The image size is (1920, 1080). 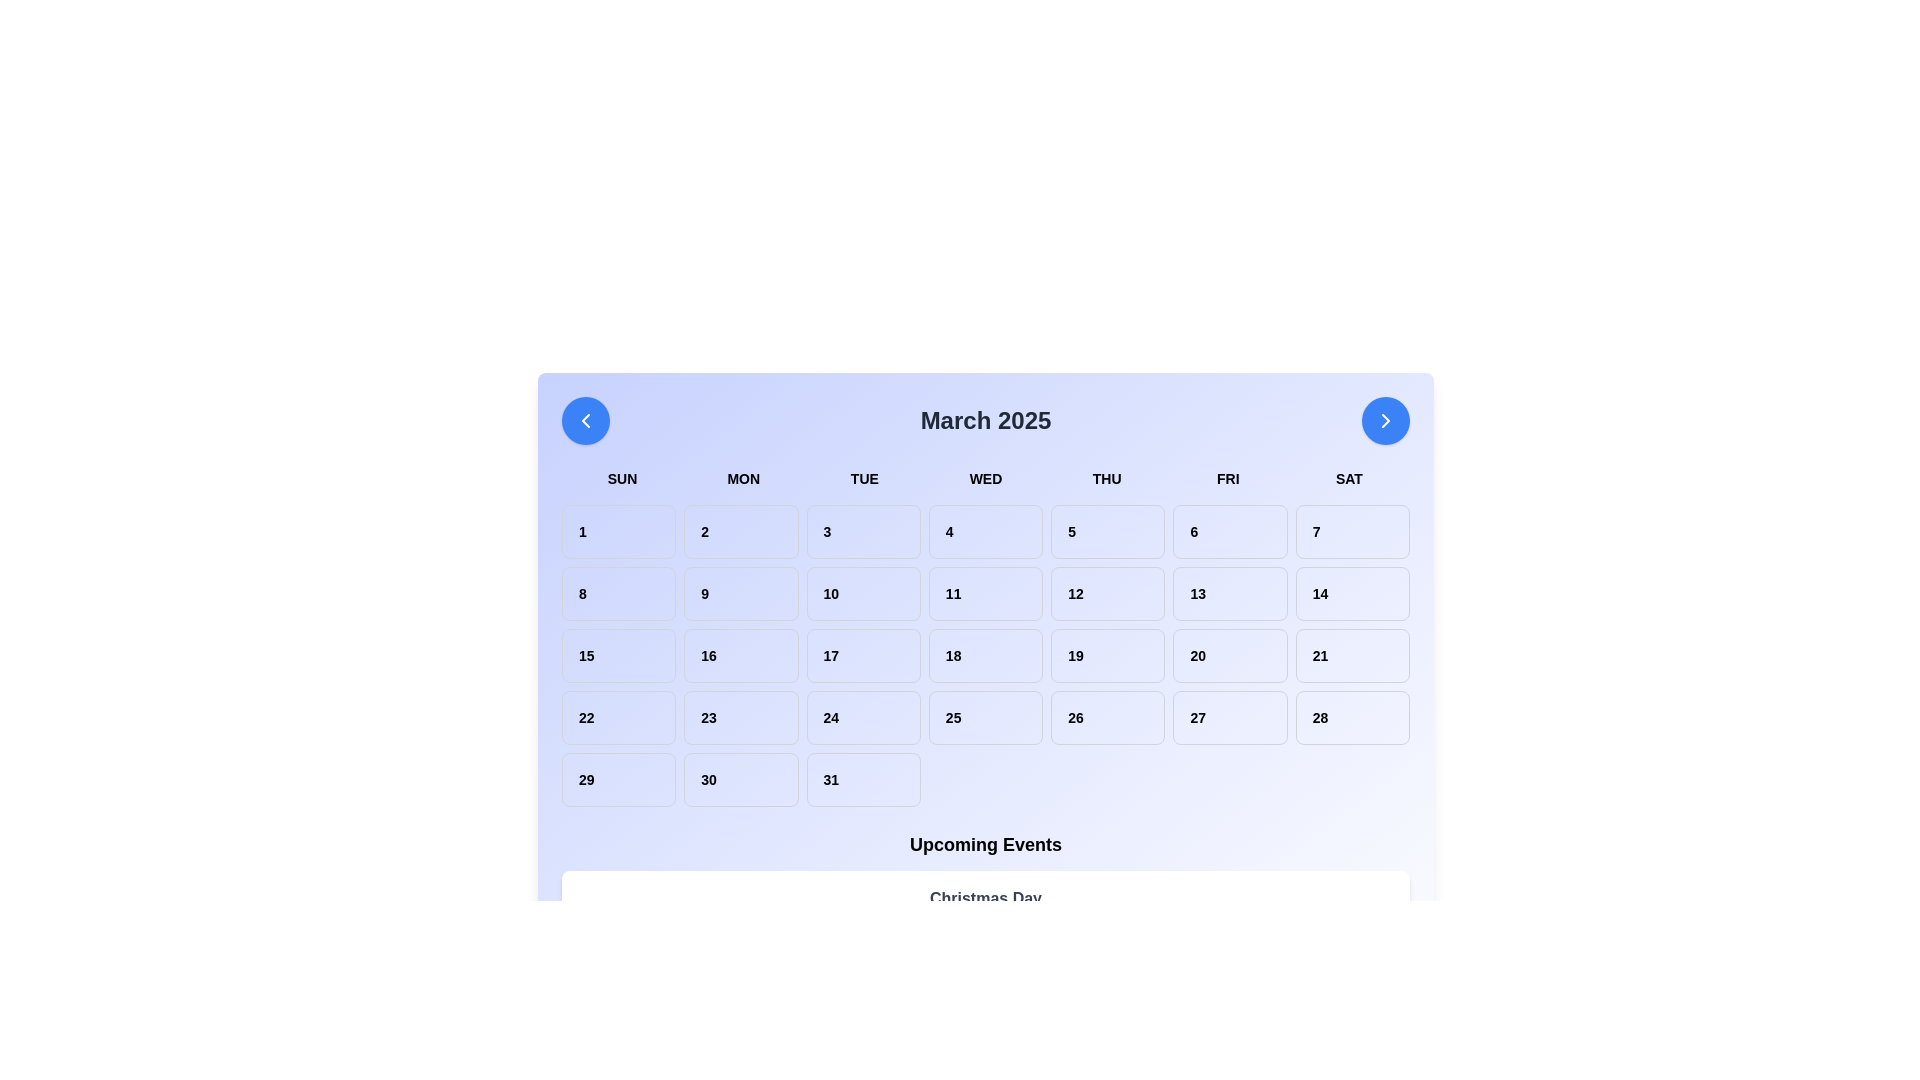 I want to click on the circular blue button with a leftward chevron icon located on the left side of the header section displaying 'March 2025' to activate its hover effect, so click(x=584, y=419).